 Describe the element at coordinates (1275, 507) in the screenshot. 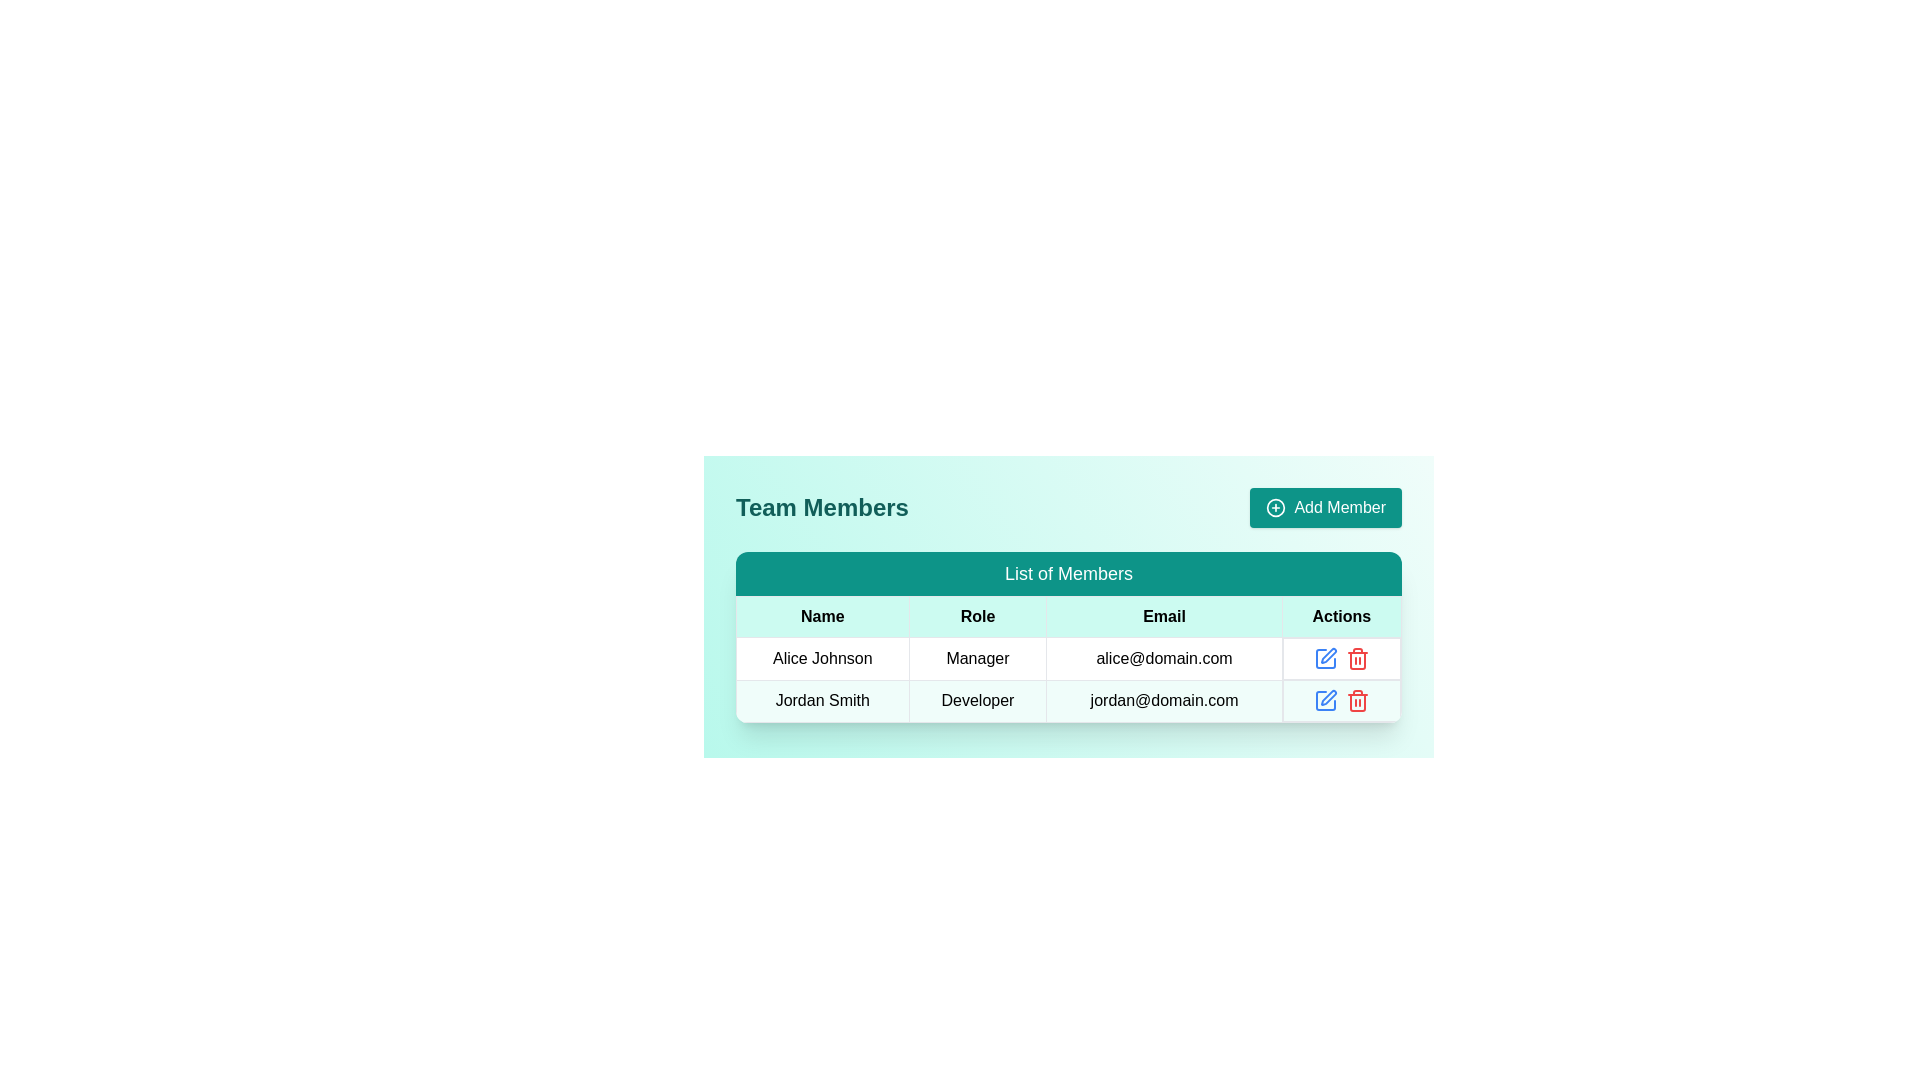

I see `the circular teal icon with a plus symbol inside it, located within the 'Add Member' button in the top-right corner of the interface above the 'List of Members' table` at that location.